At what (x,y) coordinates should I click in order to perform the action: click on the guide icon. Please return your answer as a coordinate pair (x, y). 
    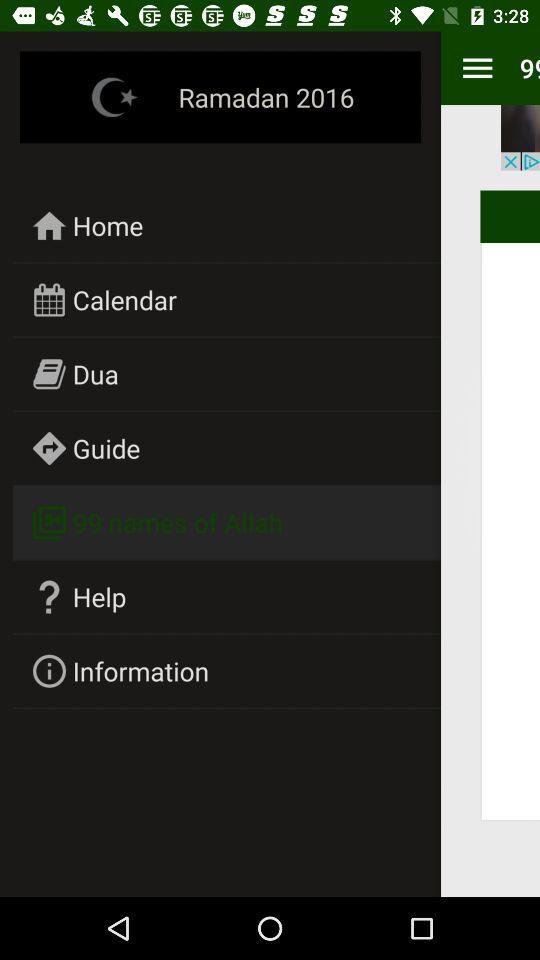
    Looking at the image, I should click on (106, 448).